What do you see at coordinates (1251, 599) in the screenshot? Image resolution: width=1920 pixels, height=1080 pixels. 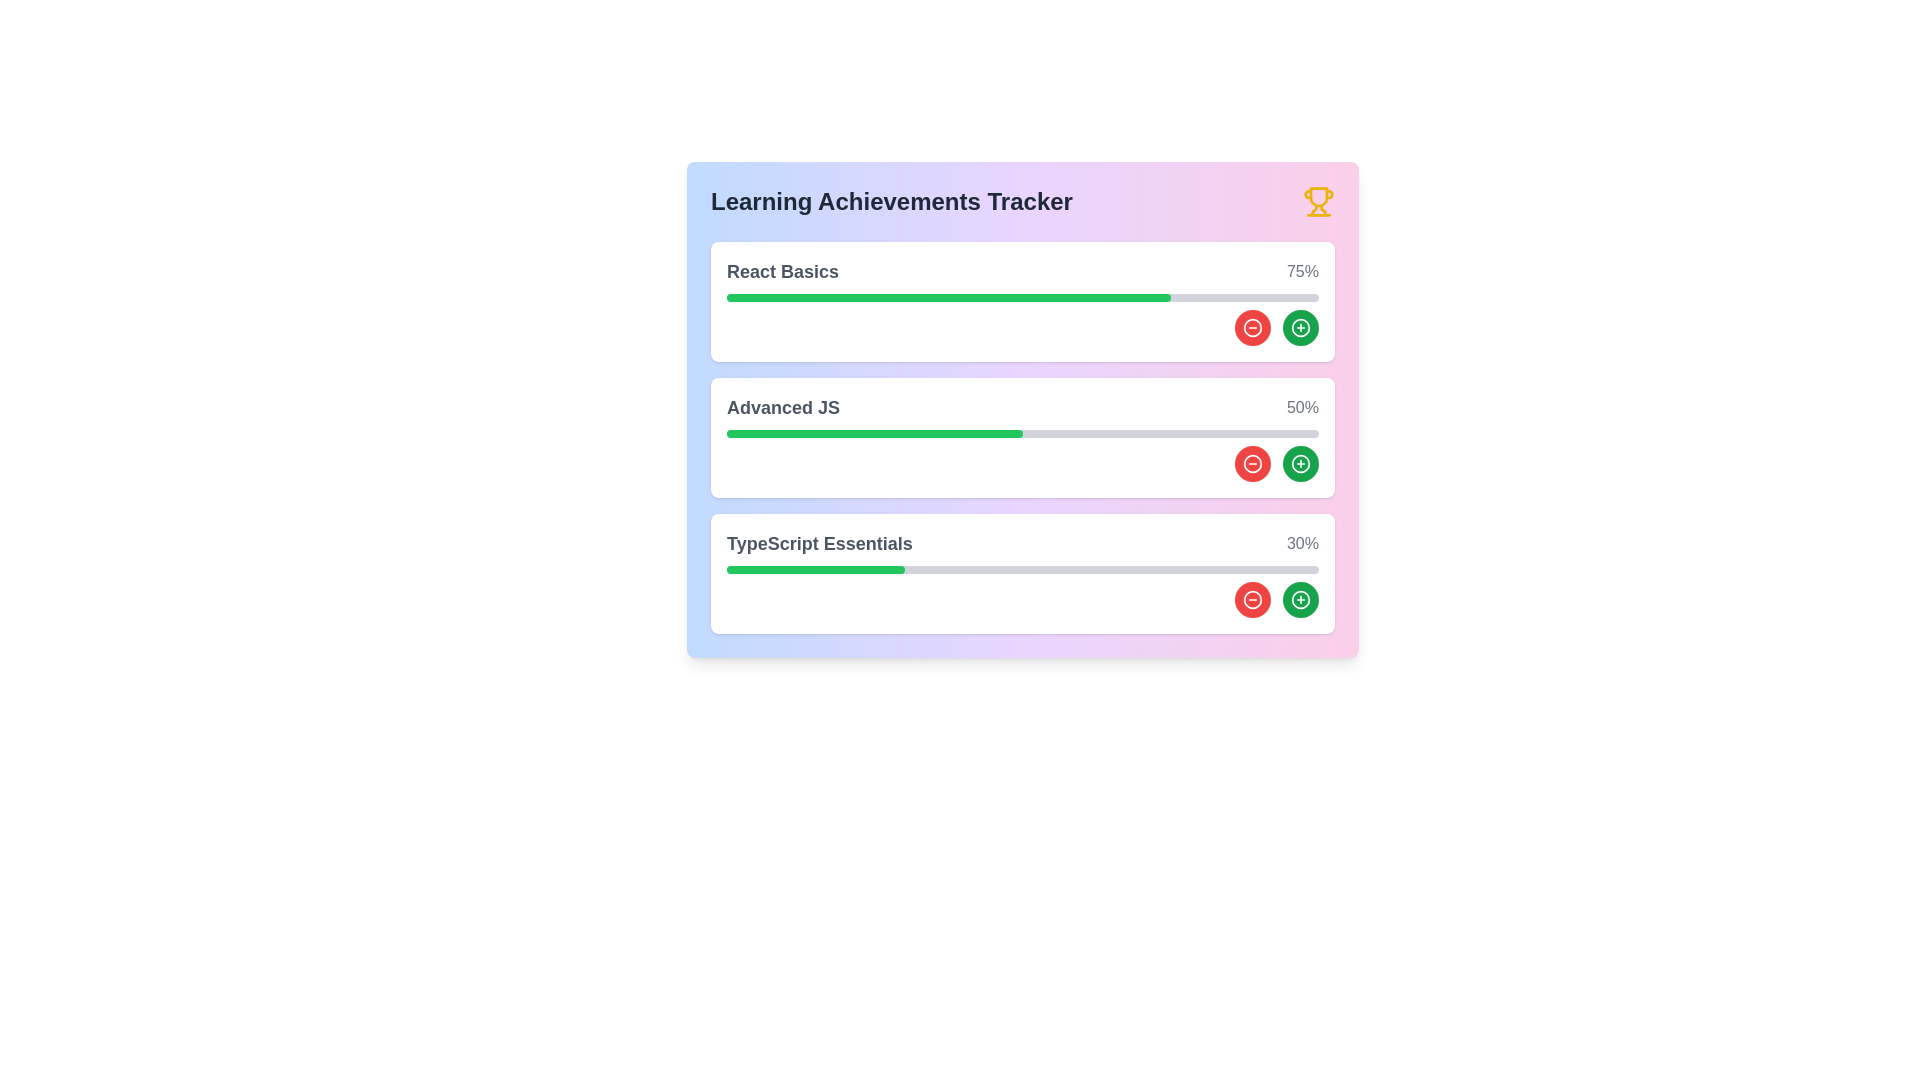 I see `the circular red button with a white minus icon, positioned to the left of a green plus button in the row next to the 'TypeScript Essentials' progress bar` at bounding box center [1251, 599].